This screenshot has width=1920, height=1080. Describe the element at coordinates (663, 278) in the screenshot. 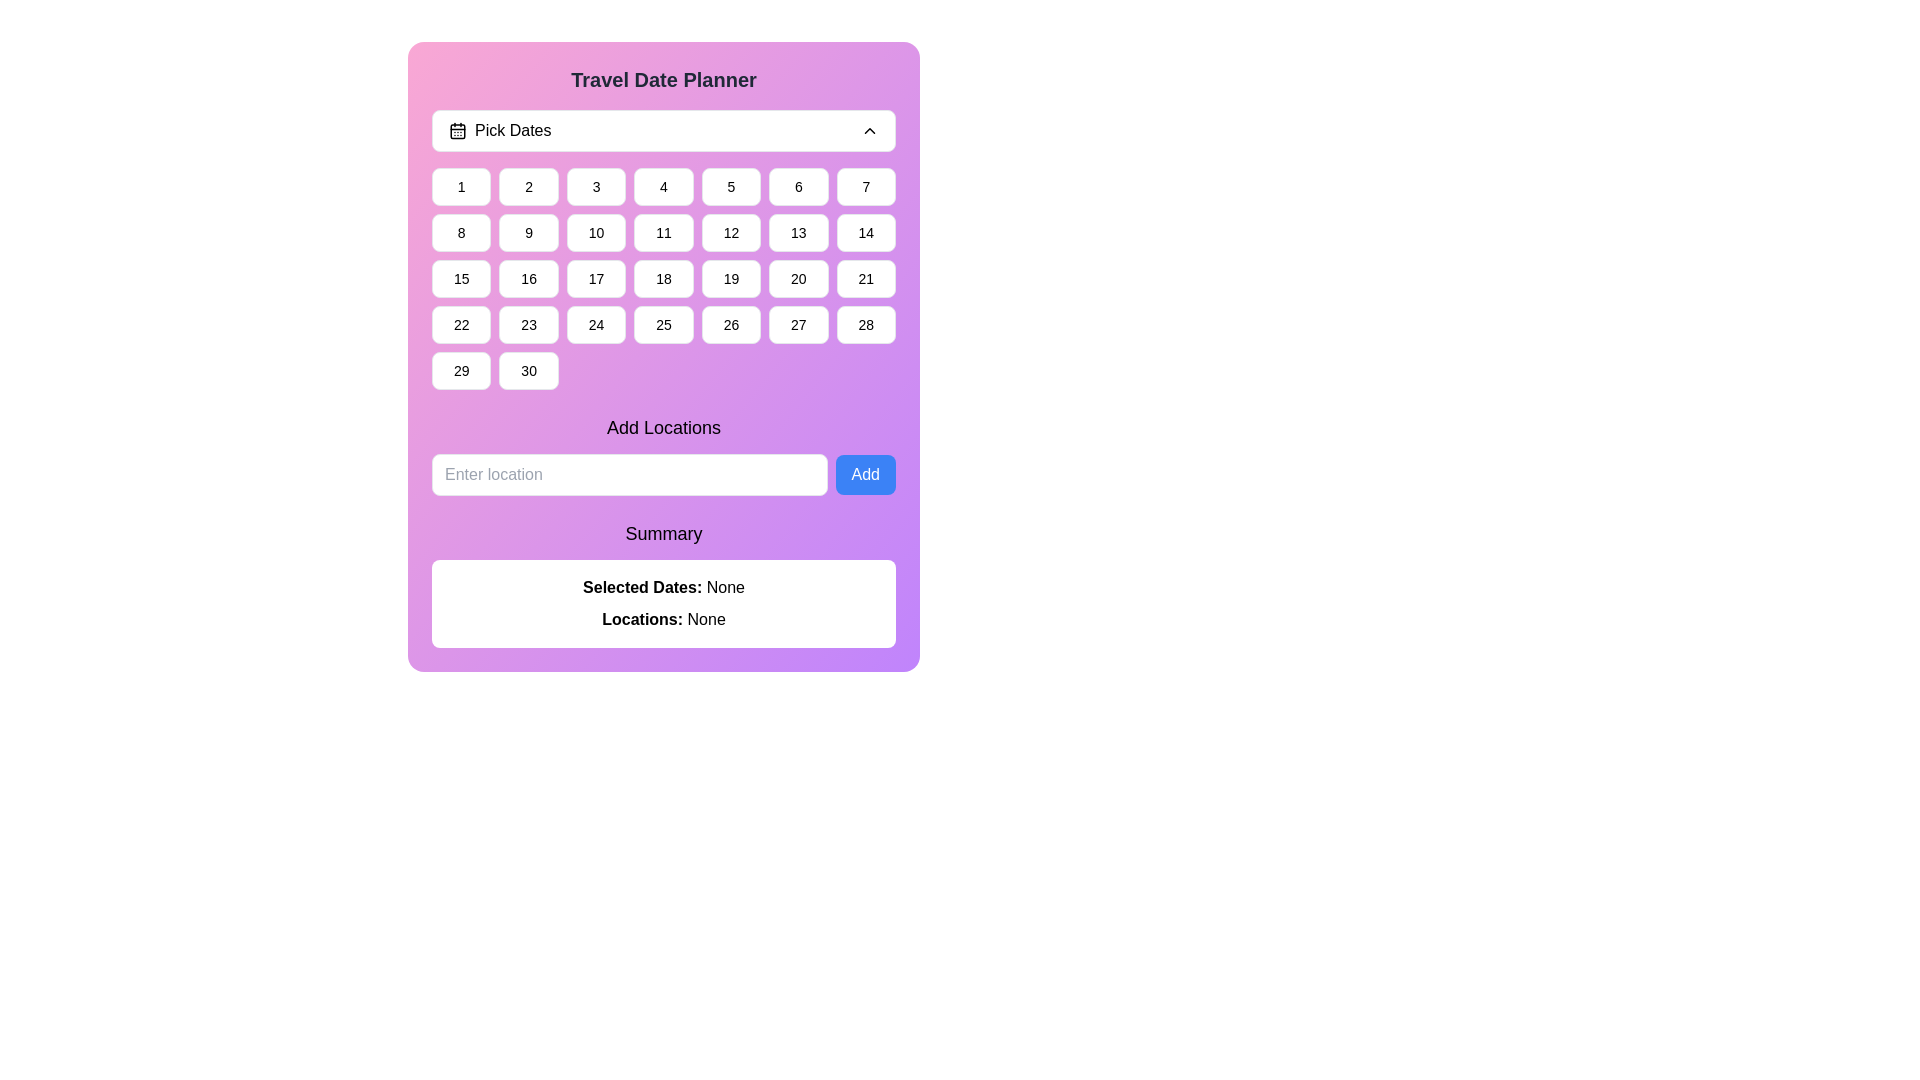

I see `the button with the number '18' which is styled with a white background and gray border, located in the third row and fourth column of the grid below the 'Travel Date Planner' header` at that location.